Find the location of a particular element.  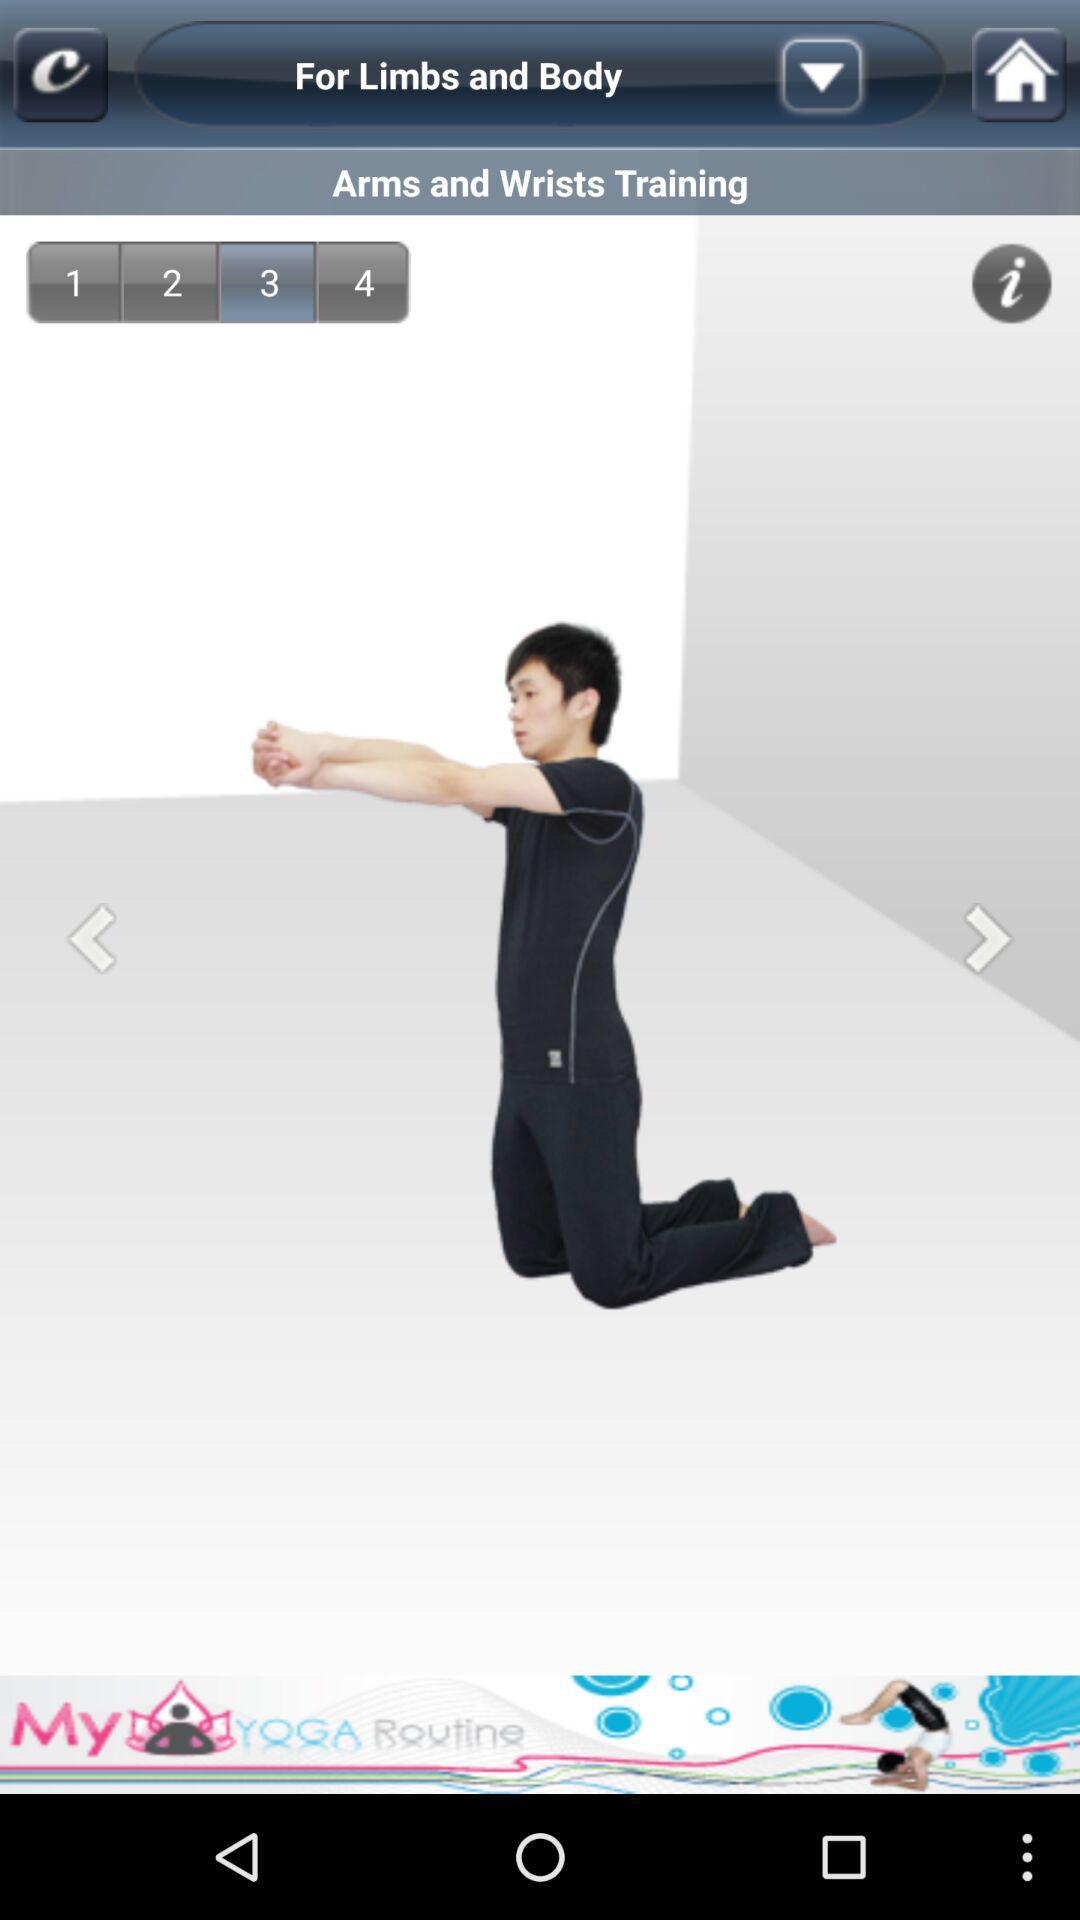

previous is located at coordinates (91, 937).